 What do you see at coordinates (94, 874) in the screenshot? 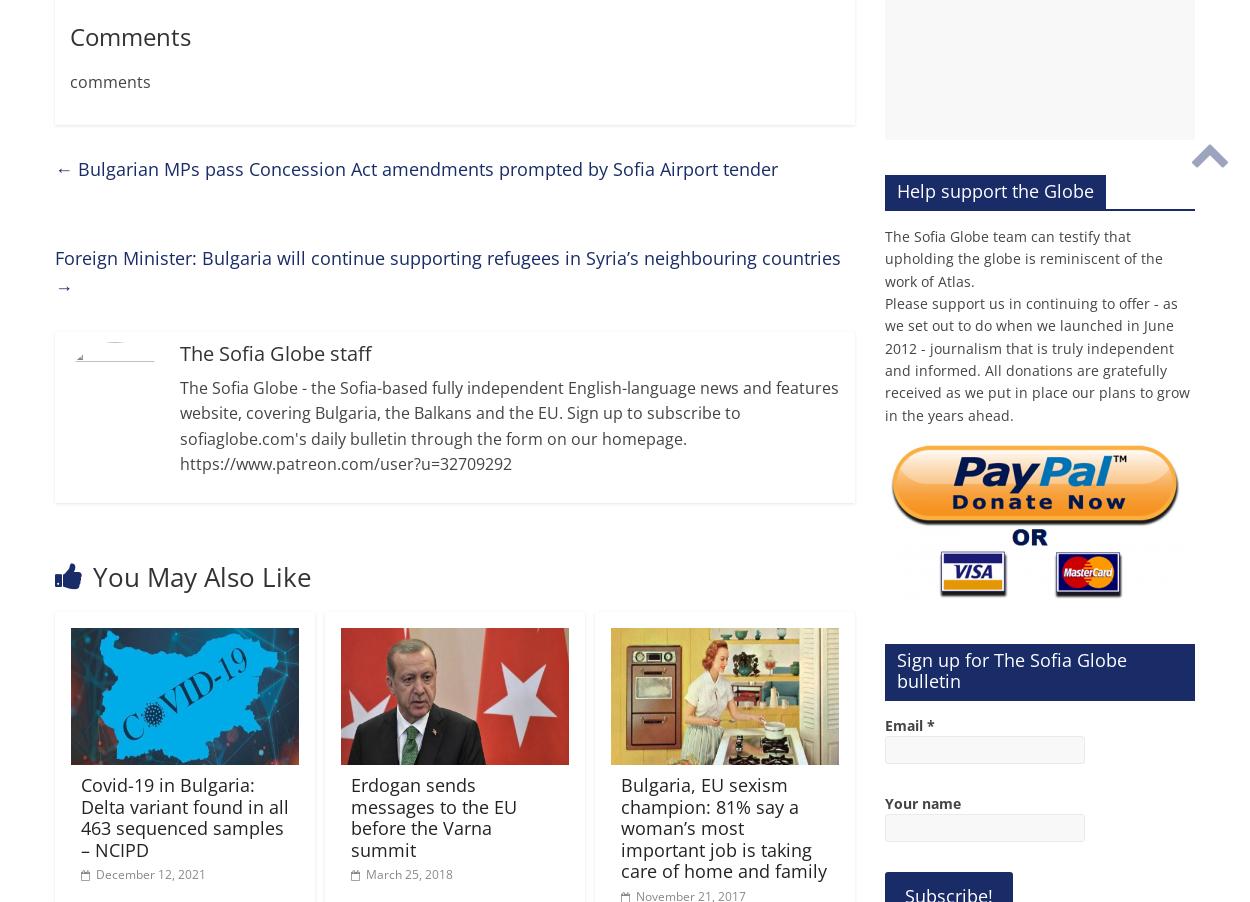
I see `'December 12, 2021'` at bounding box center [94, 874].